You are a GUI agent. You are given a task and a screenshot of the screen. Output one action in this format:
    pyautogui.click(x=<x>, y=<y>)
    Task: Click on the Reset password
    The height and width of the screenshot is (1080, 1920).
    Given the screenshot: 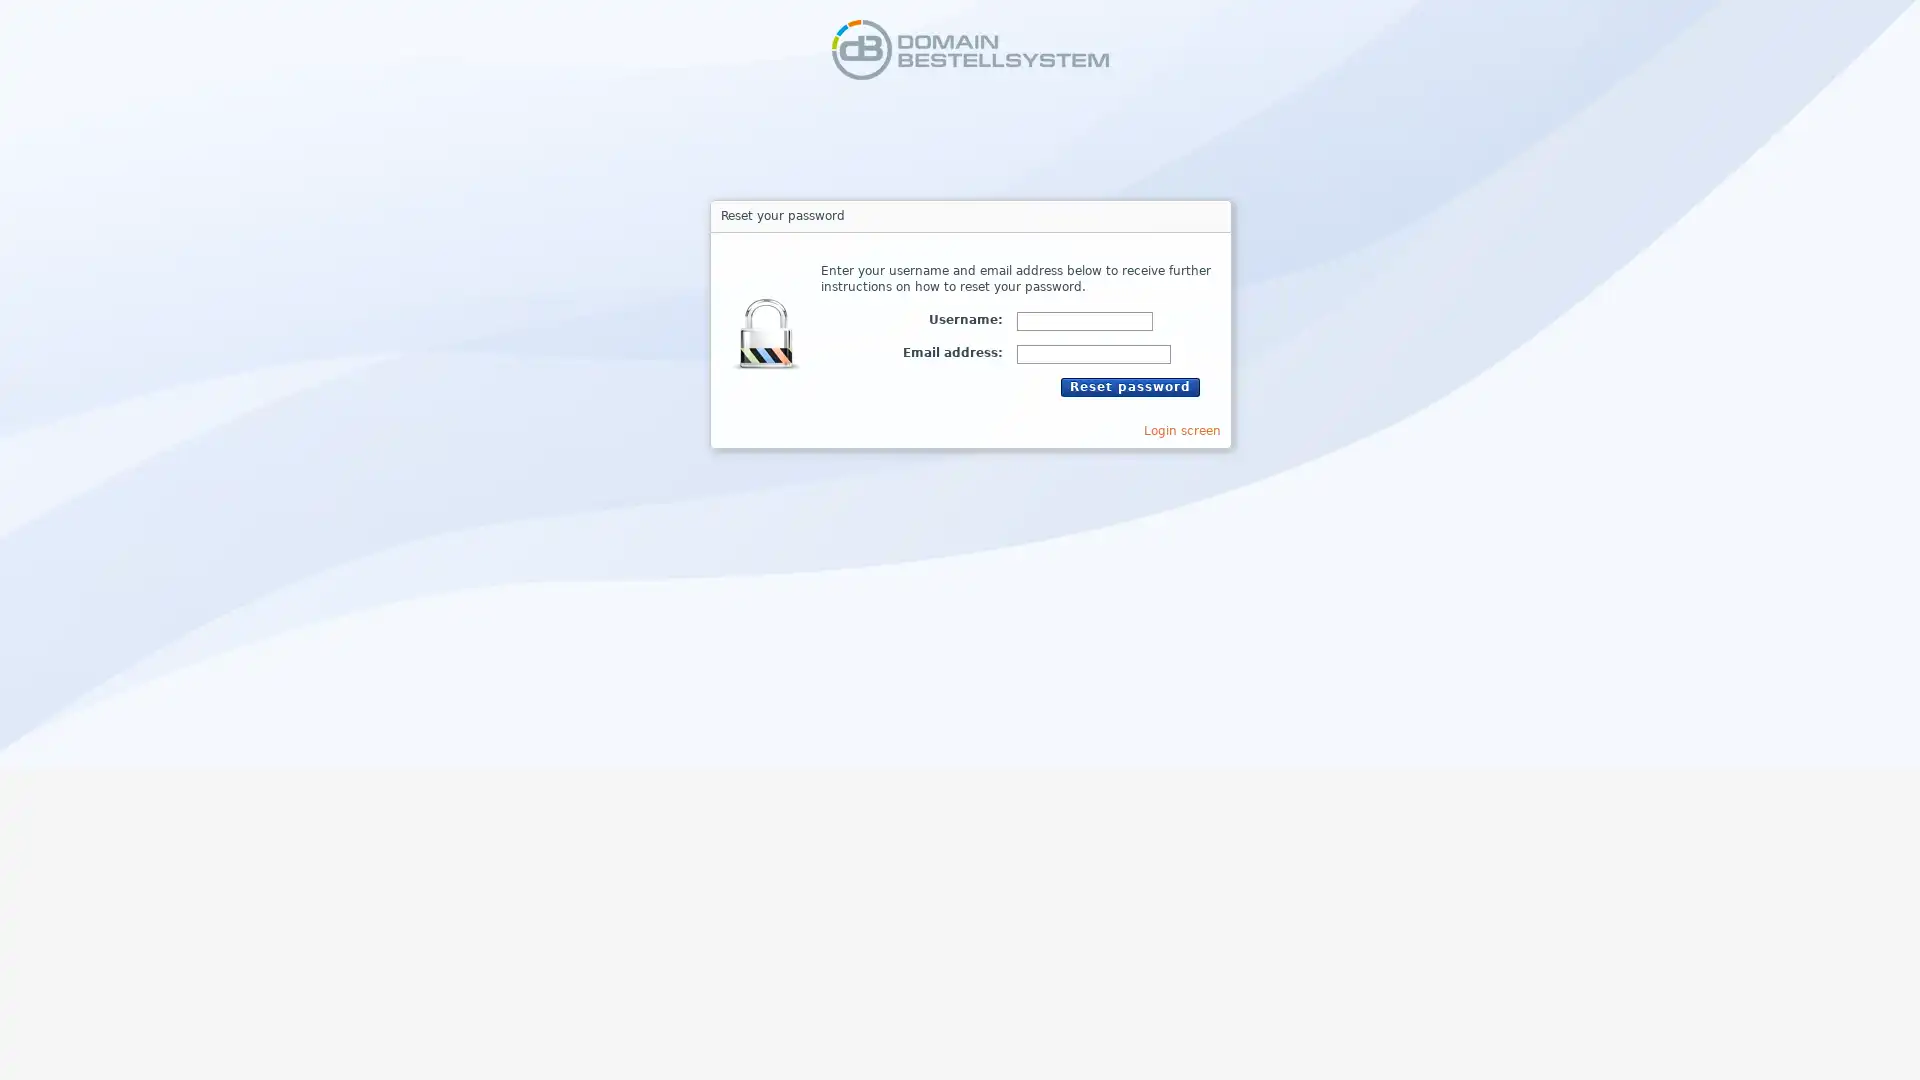 What is the action you would take?
    pyautogui.click(x=1129, y=386)
    